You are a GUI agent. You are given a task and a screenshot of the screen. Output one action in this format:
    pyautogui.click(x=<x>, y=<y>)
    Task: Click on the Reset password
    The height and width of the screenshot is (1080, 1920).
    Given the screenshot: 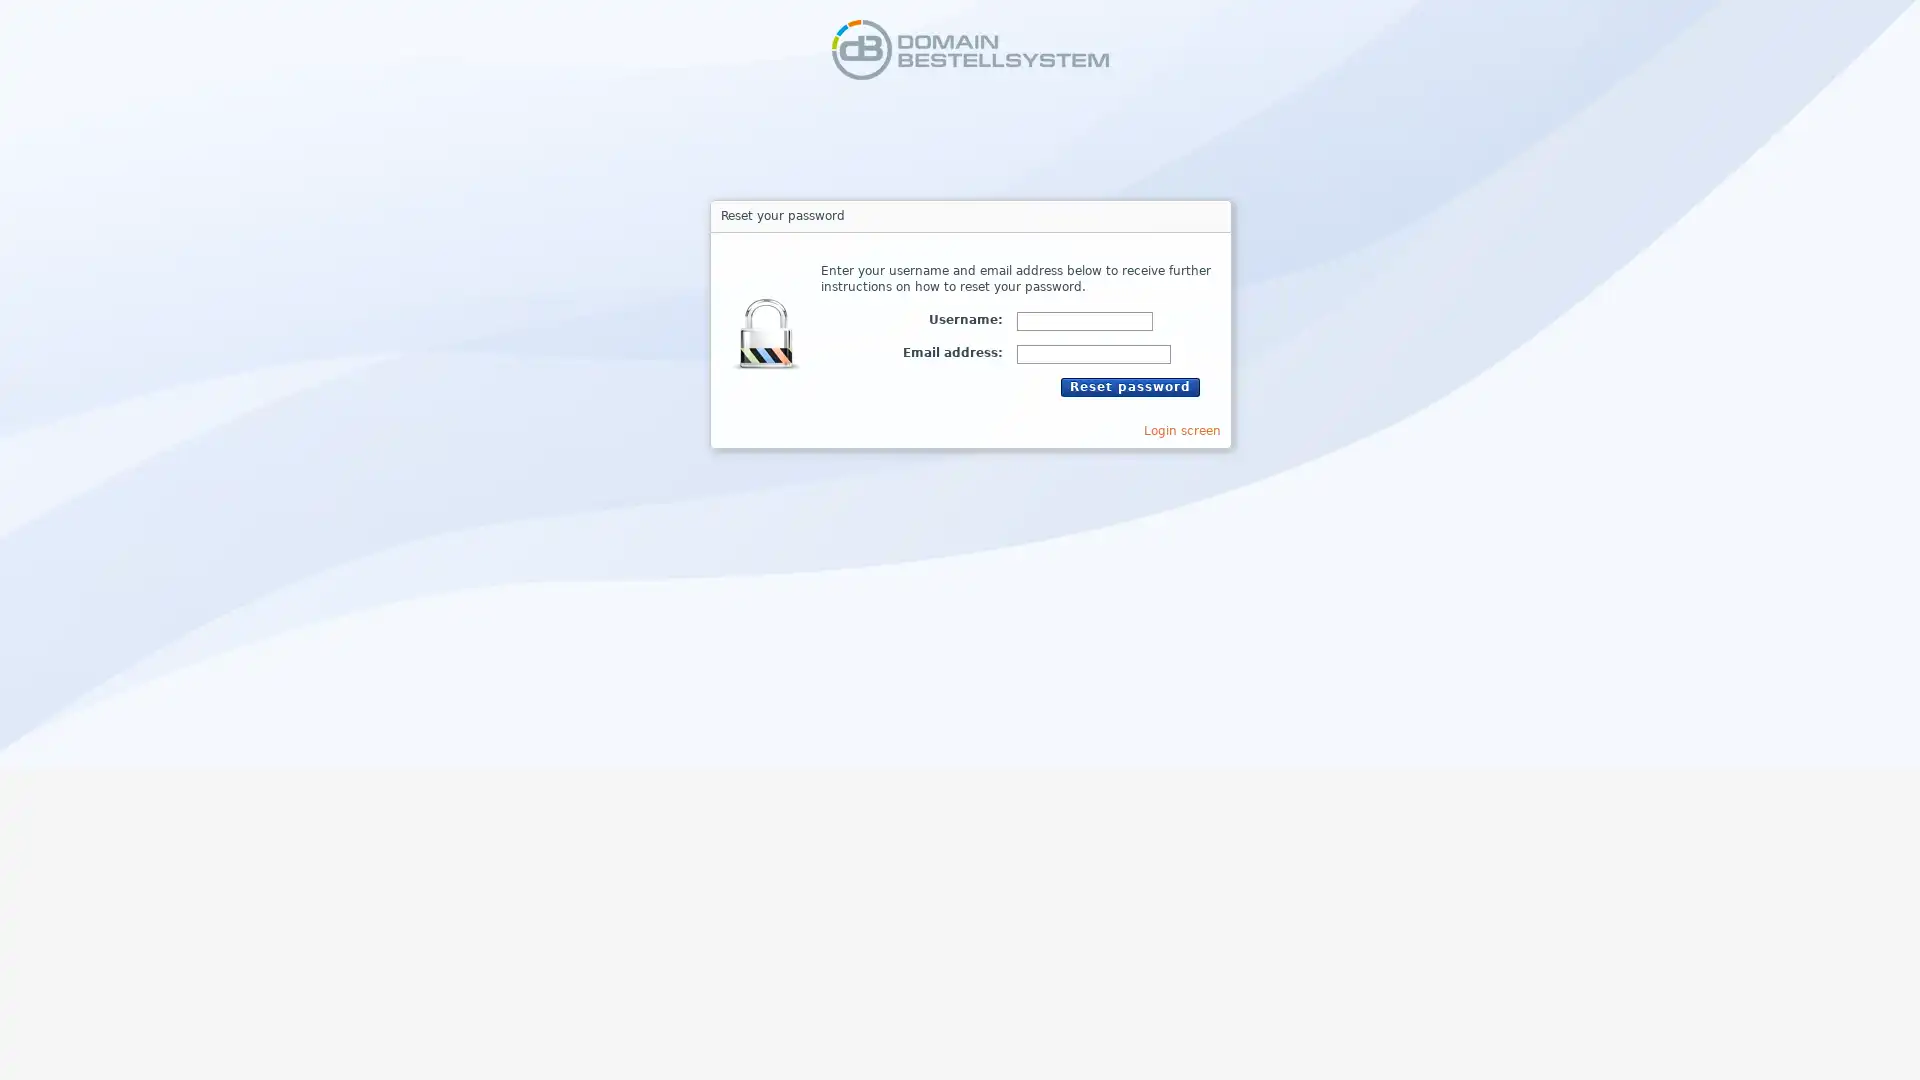 What is the action you would take?
    pyautogui.click(x=1129, y=386)
    